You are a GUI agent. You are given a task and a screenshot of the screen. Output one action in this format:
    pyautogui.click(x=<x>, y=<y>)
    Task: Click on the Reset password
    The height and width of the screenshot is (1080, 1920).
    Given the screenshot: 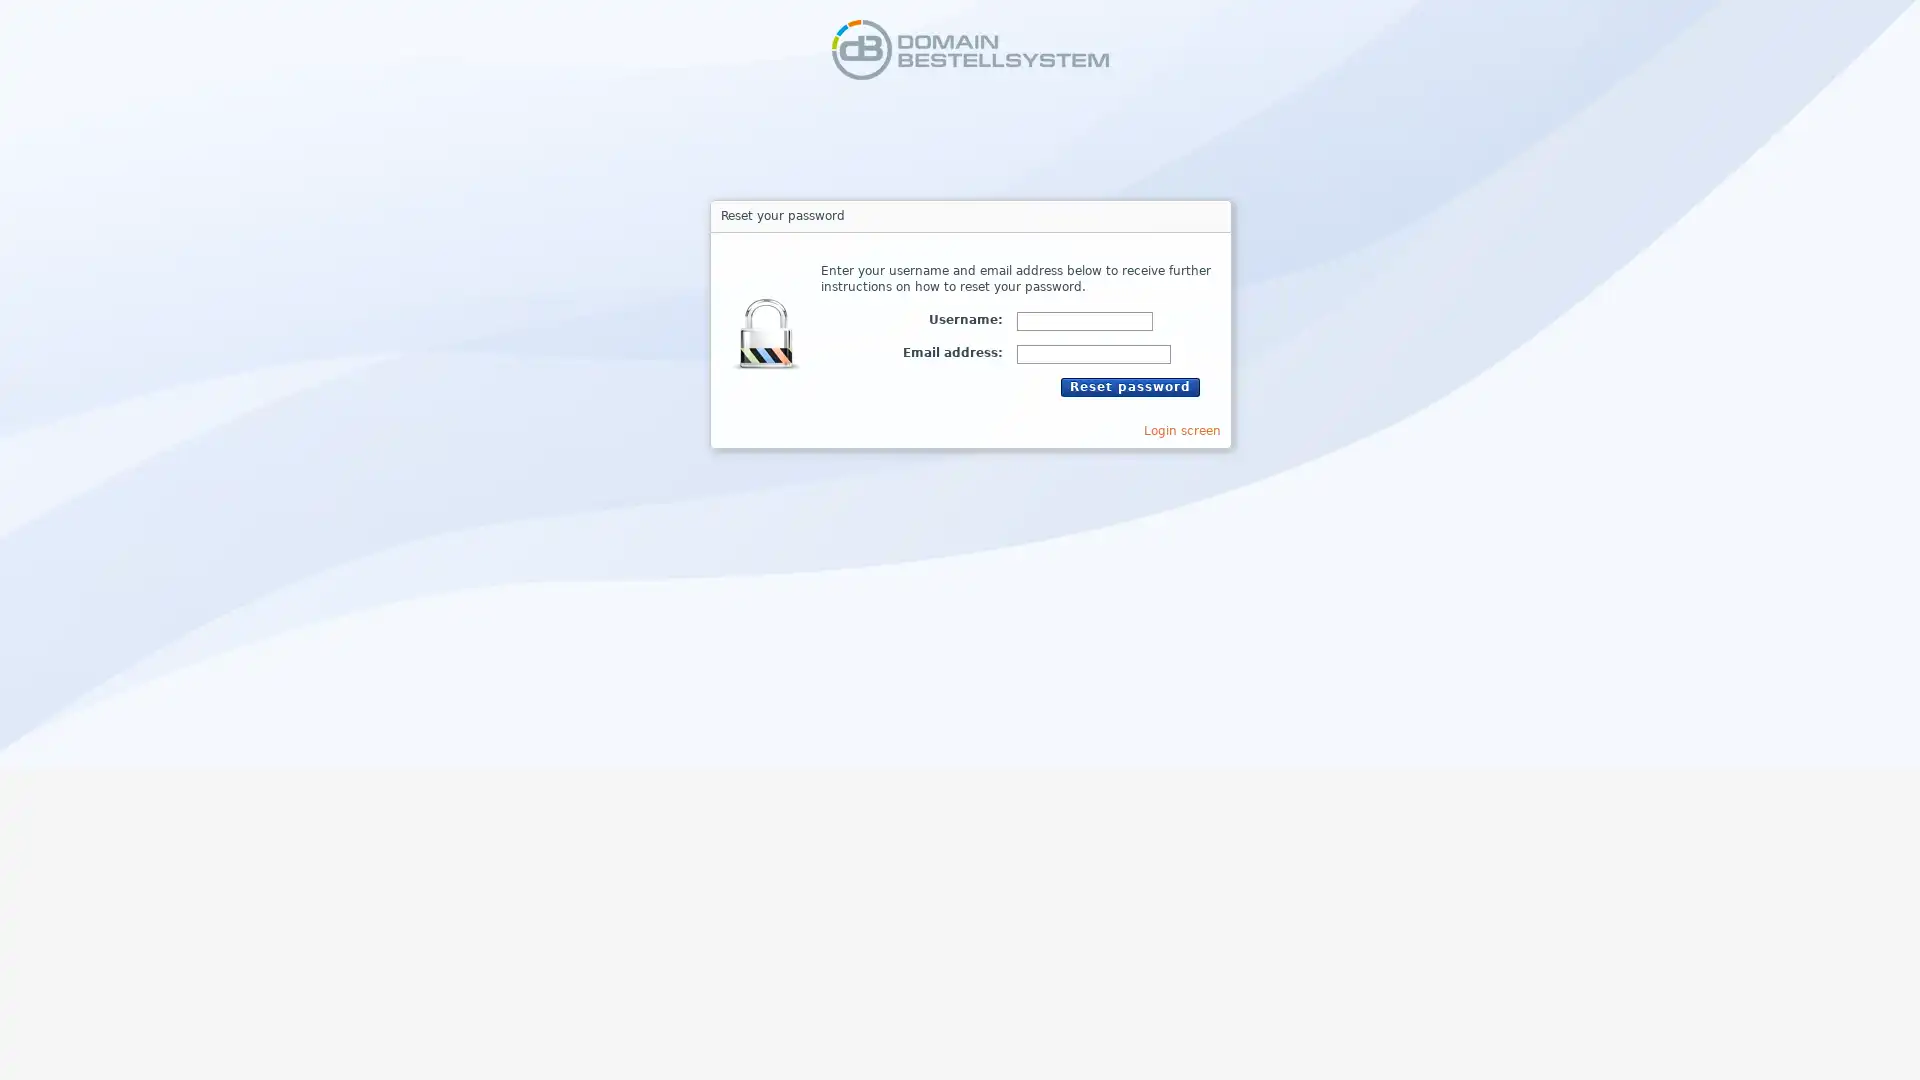 What is the action you would take?
    pyautogui.click(x=1129, y=386)
    